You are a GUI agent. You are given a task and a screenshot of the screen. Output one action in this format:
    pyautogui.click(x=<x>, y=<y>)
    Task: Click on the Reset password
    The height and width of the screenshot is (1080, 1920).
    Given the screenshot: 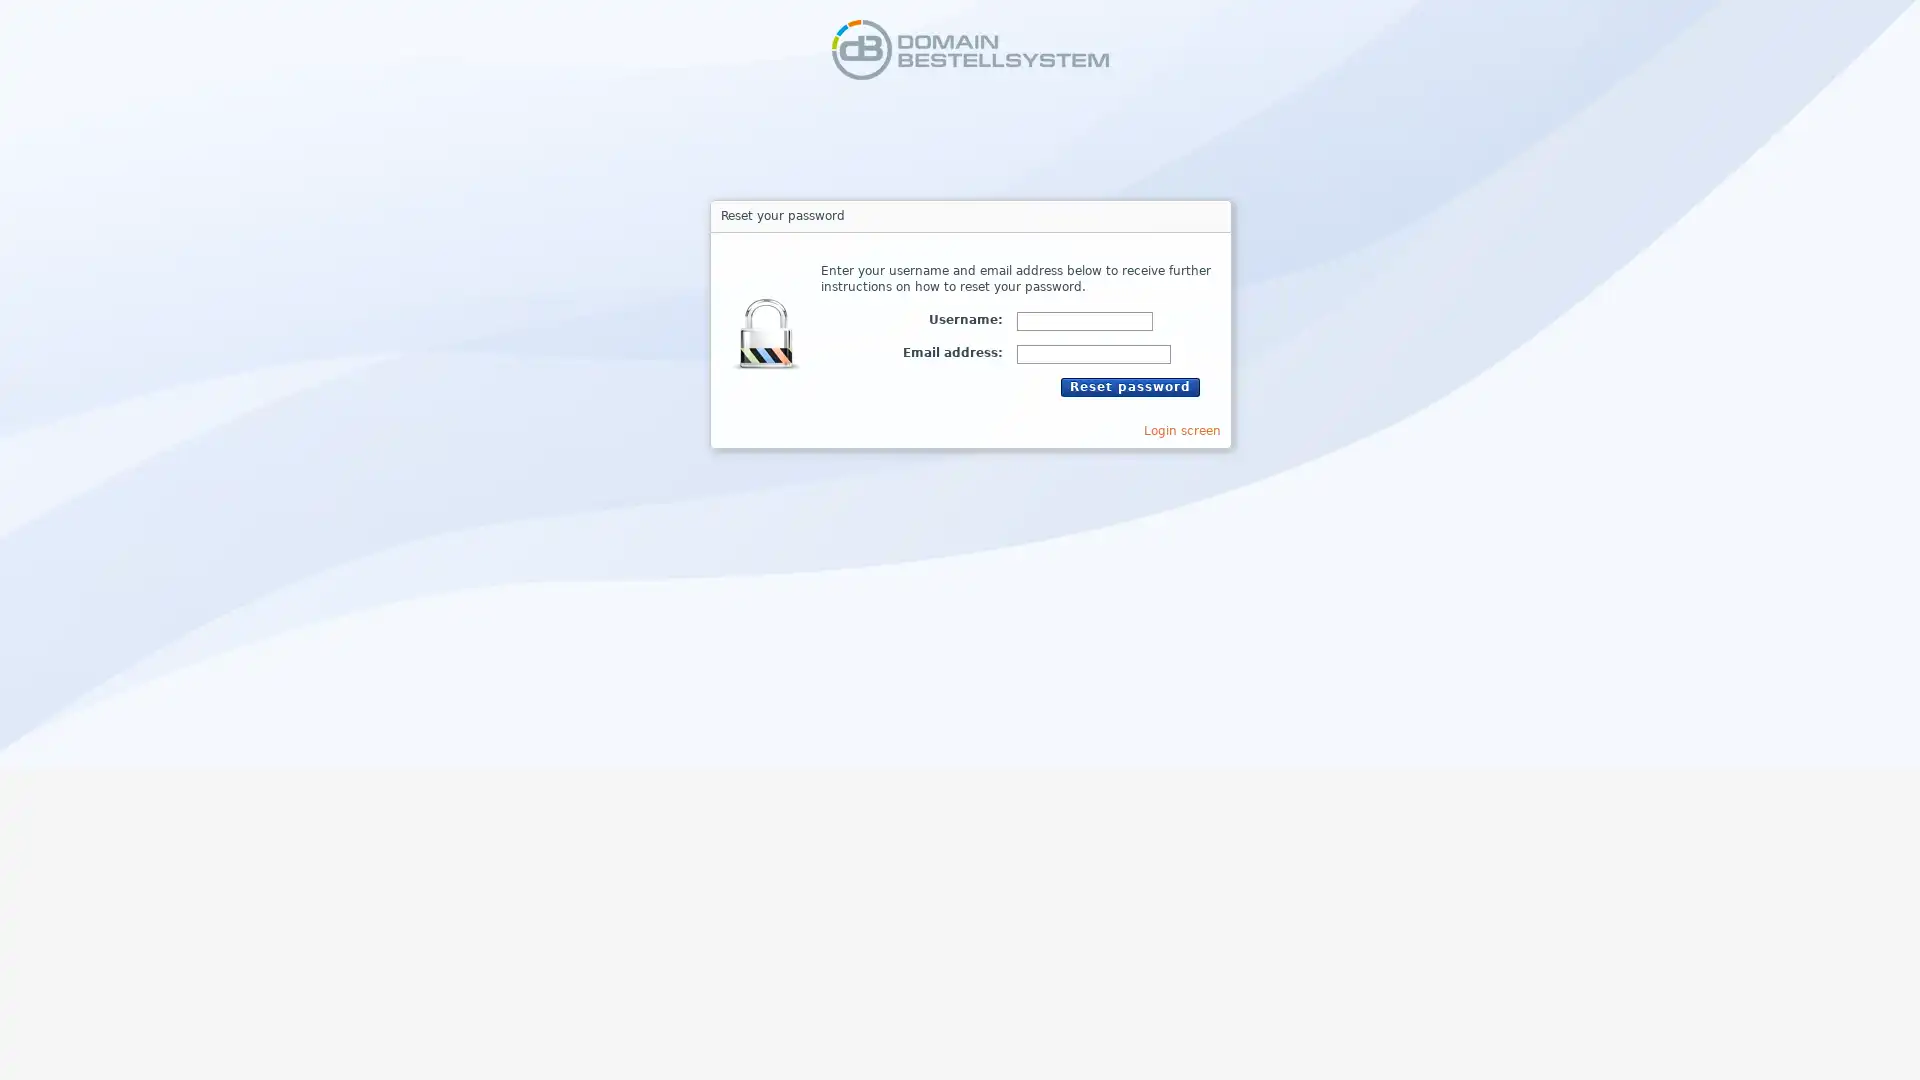 What is the action you would take?
    pyautogui.click(x=1129, y=386)
    